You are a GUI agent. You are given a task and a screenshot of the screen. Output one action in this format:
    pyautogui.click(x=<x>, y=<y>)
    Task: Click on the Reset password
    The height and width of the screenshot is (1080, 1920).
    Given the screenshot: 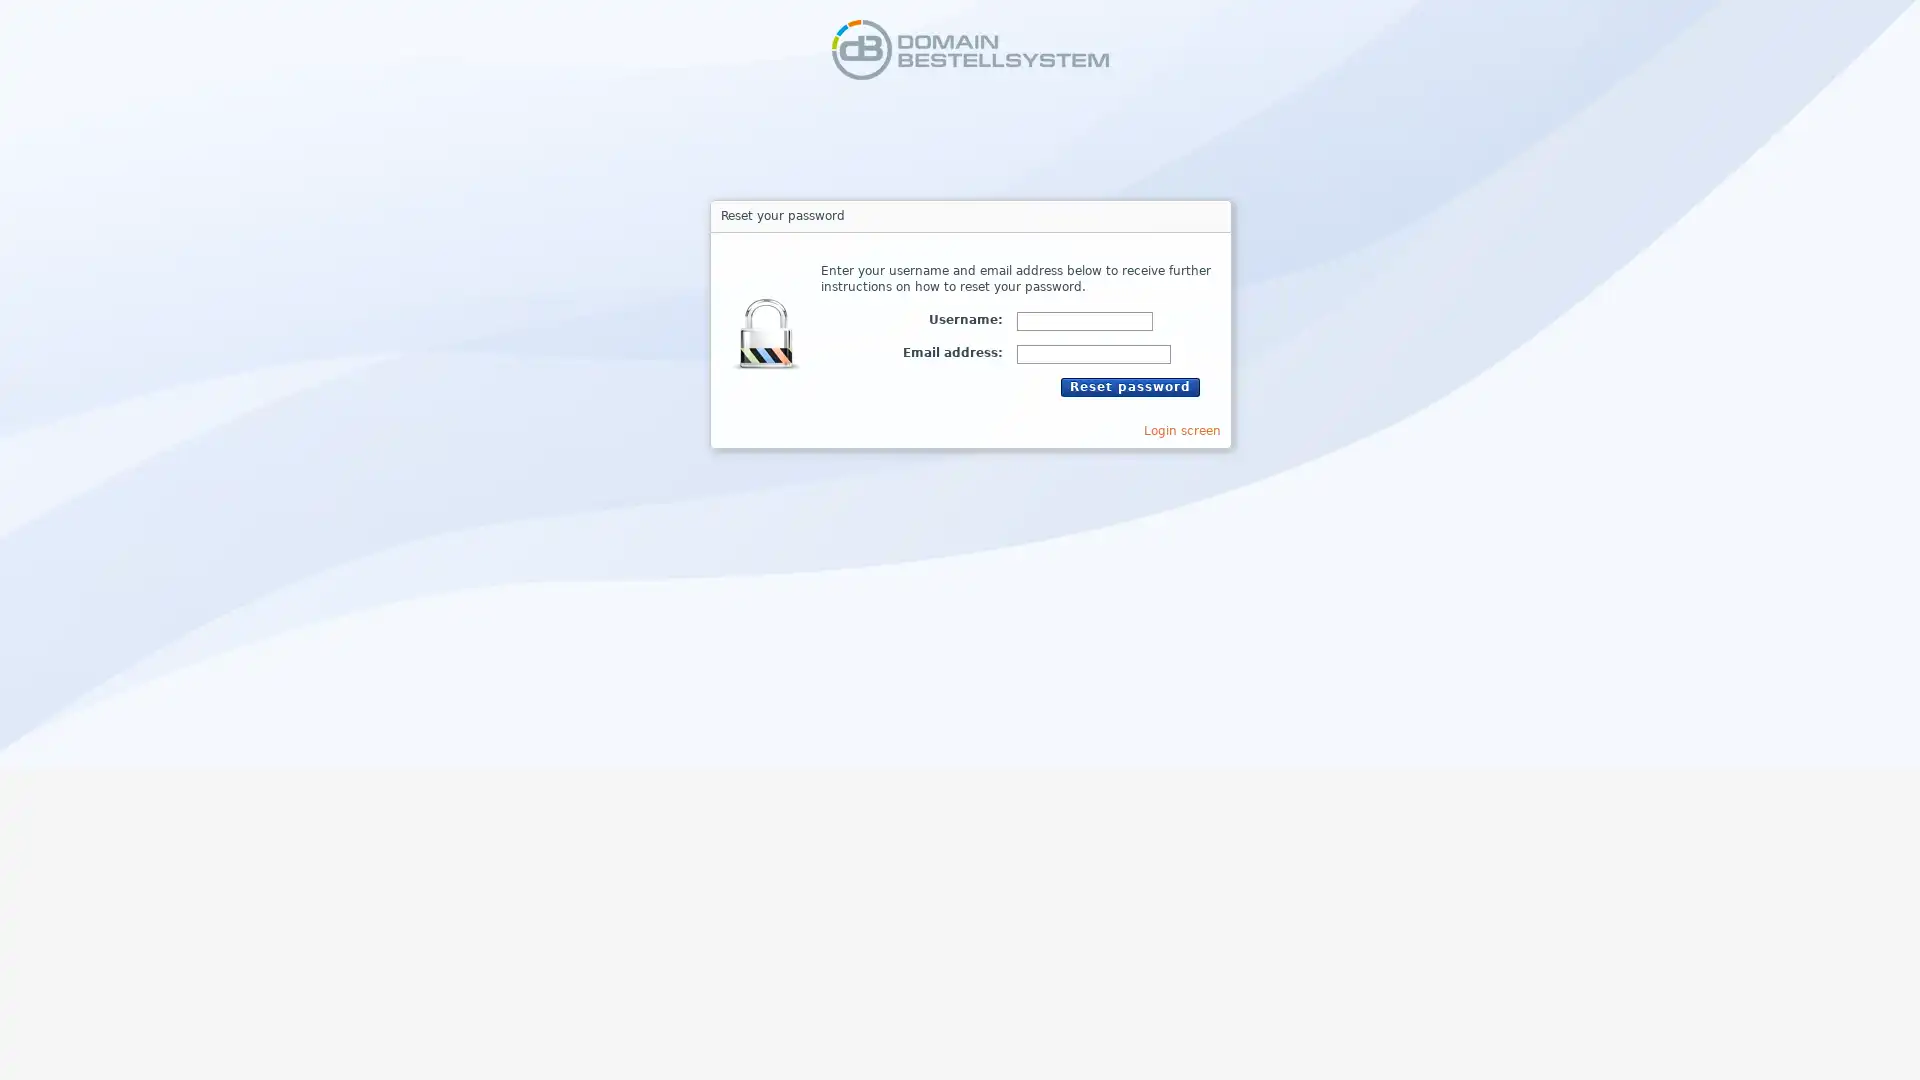 What is the action you would take?
    pyautogui.click(x=1129, y=386)
    